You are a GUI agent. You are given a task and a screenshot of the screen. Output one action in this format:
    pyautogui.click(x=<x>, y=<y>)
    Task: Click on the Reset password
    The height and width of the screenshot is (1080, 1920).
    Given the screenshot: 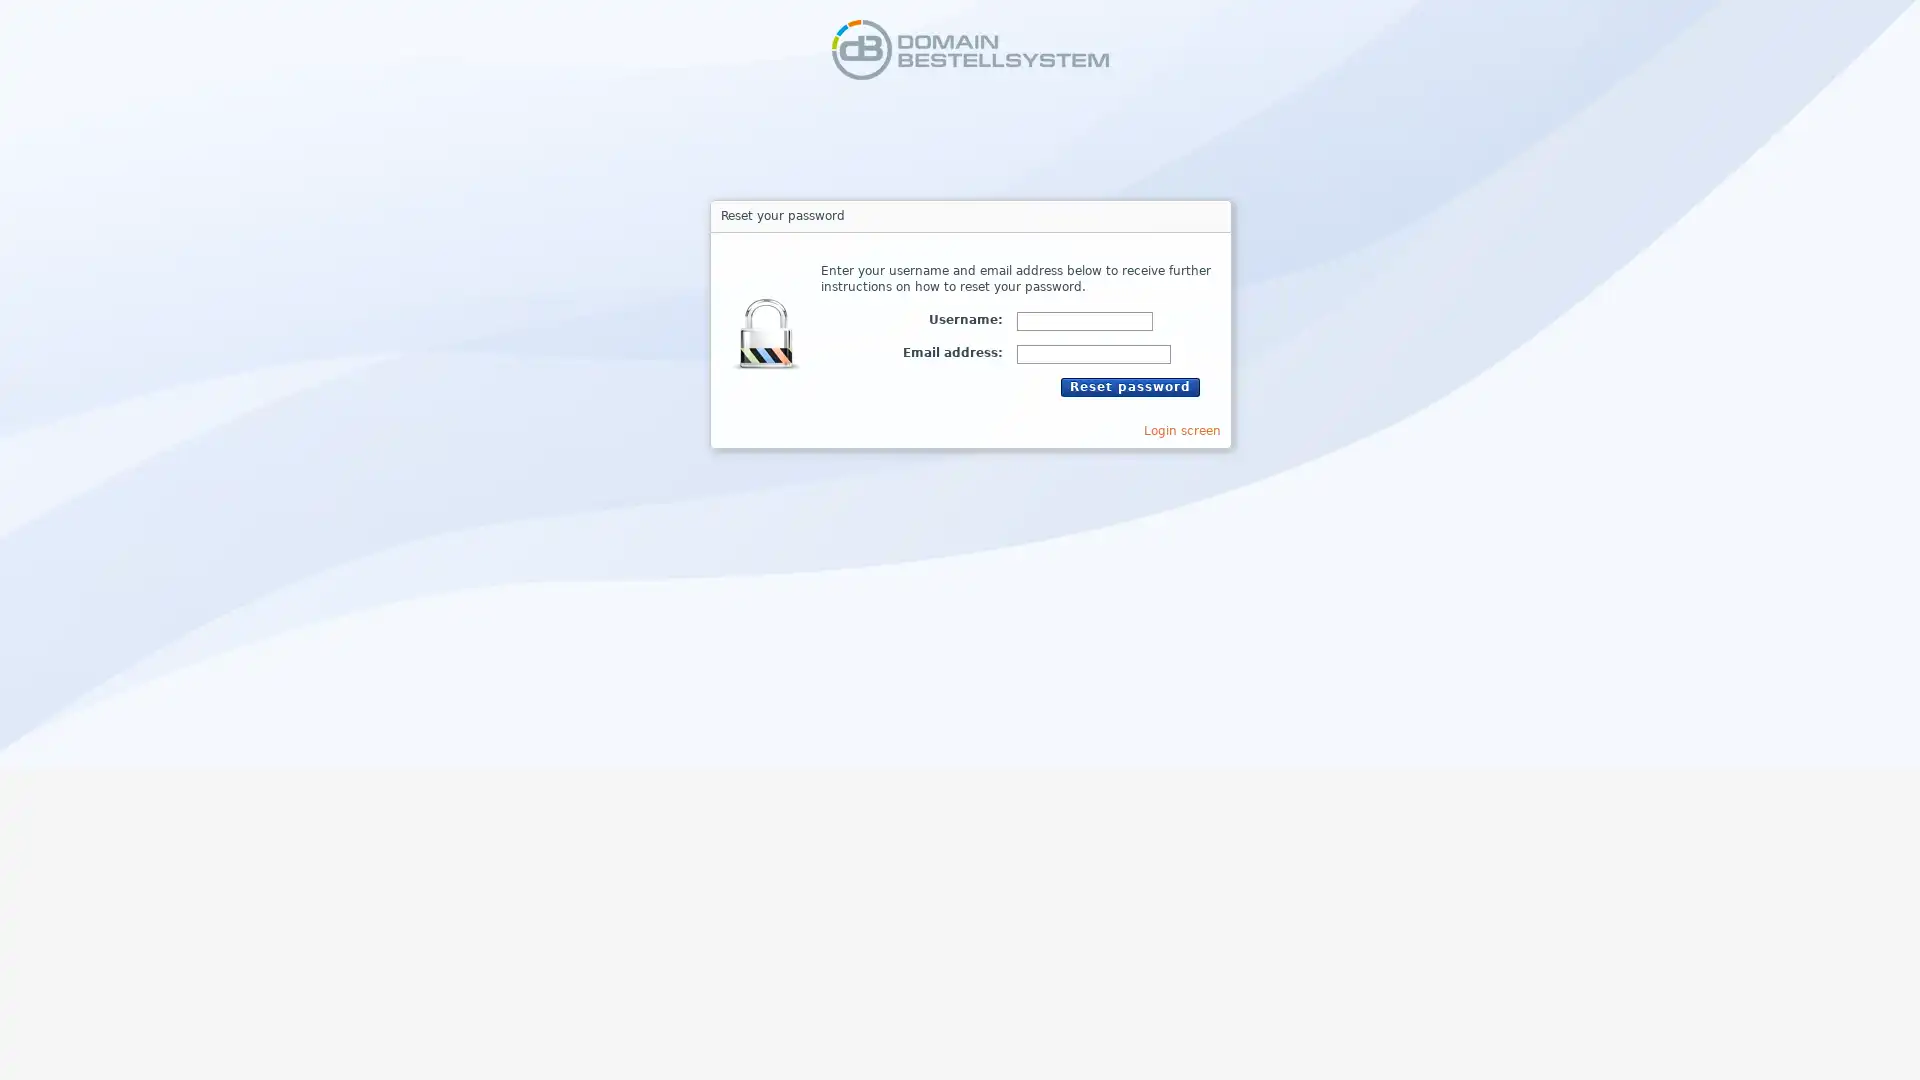 What is the action you would take?
    pyautogui.click(x=1129, y=386)
    